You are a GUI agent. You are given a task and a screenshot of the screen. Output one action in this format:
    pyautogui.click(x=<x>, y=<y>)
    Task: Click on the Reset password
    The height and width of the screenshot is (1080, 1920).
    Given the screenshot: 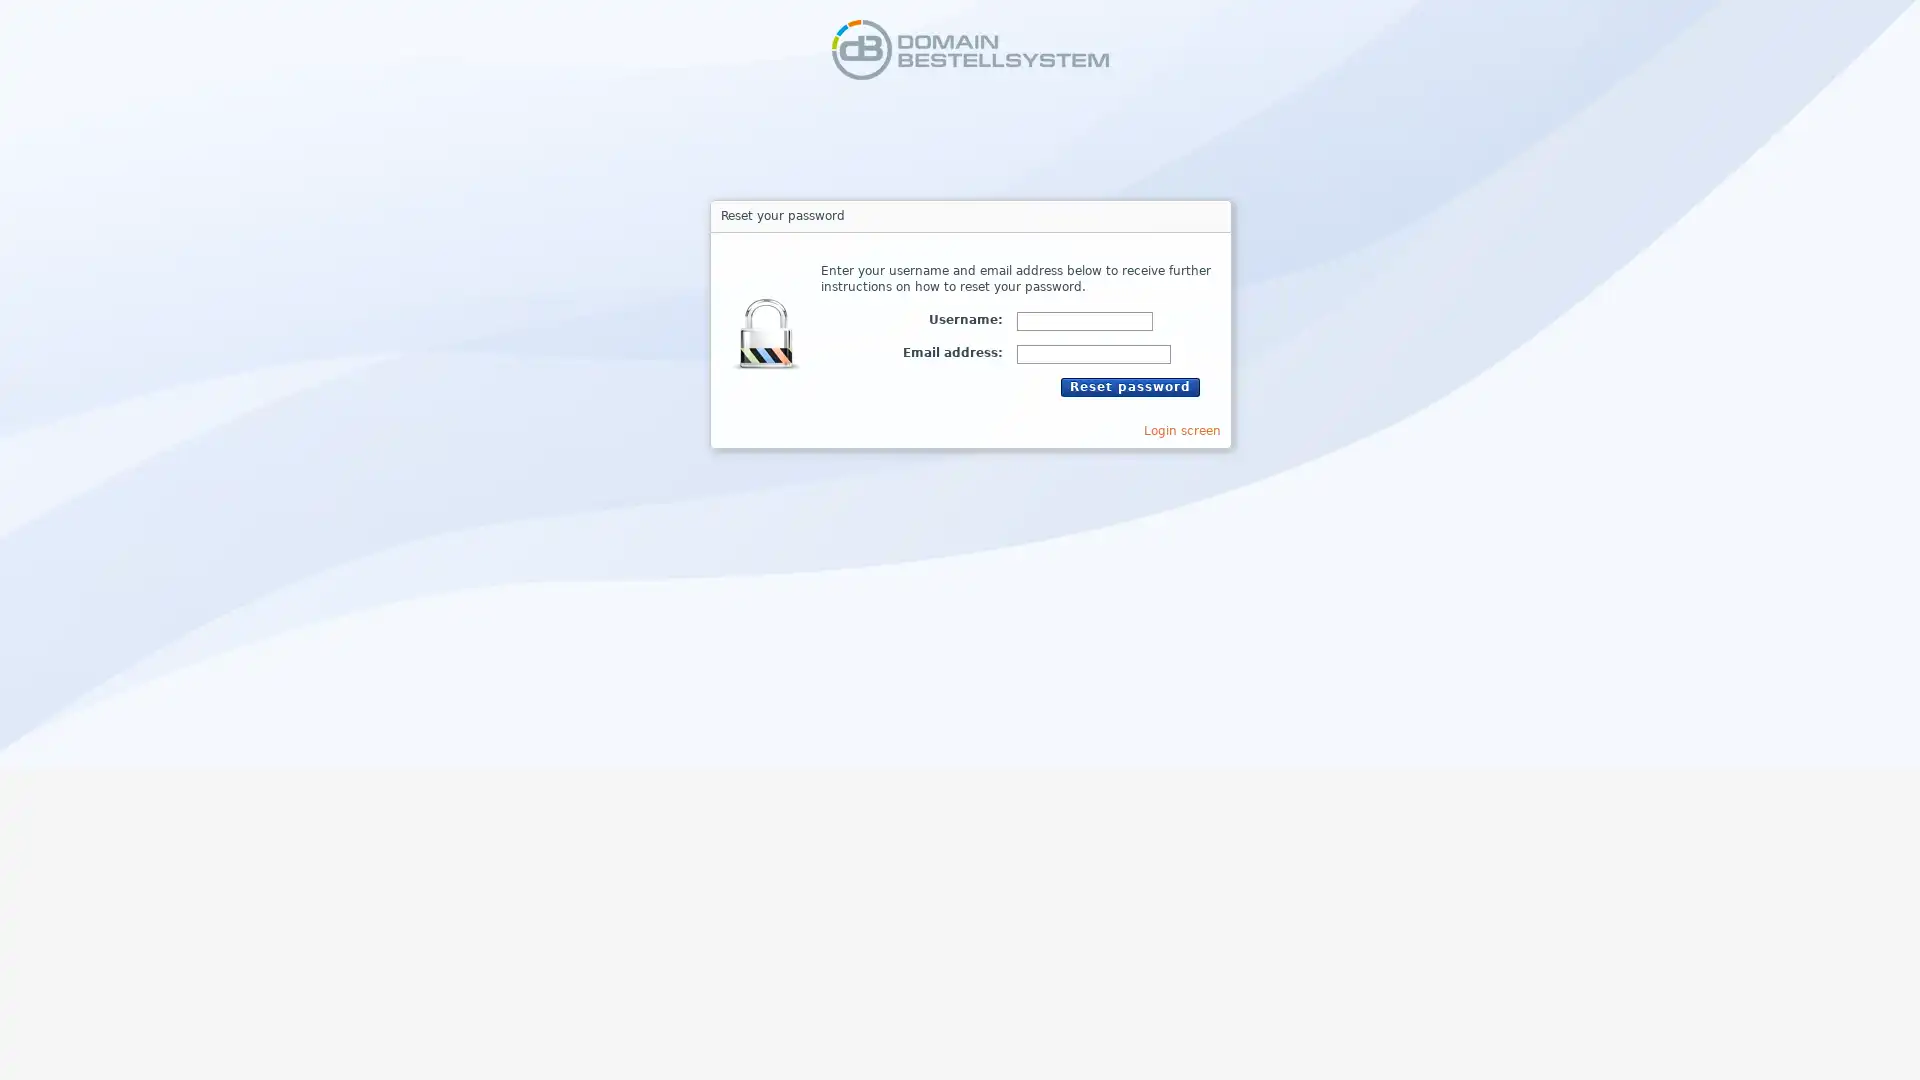 What is the action you would take?
    pyautogui.click(x=1129, y=386)
    